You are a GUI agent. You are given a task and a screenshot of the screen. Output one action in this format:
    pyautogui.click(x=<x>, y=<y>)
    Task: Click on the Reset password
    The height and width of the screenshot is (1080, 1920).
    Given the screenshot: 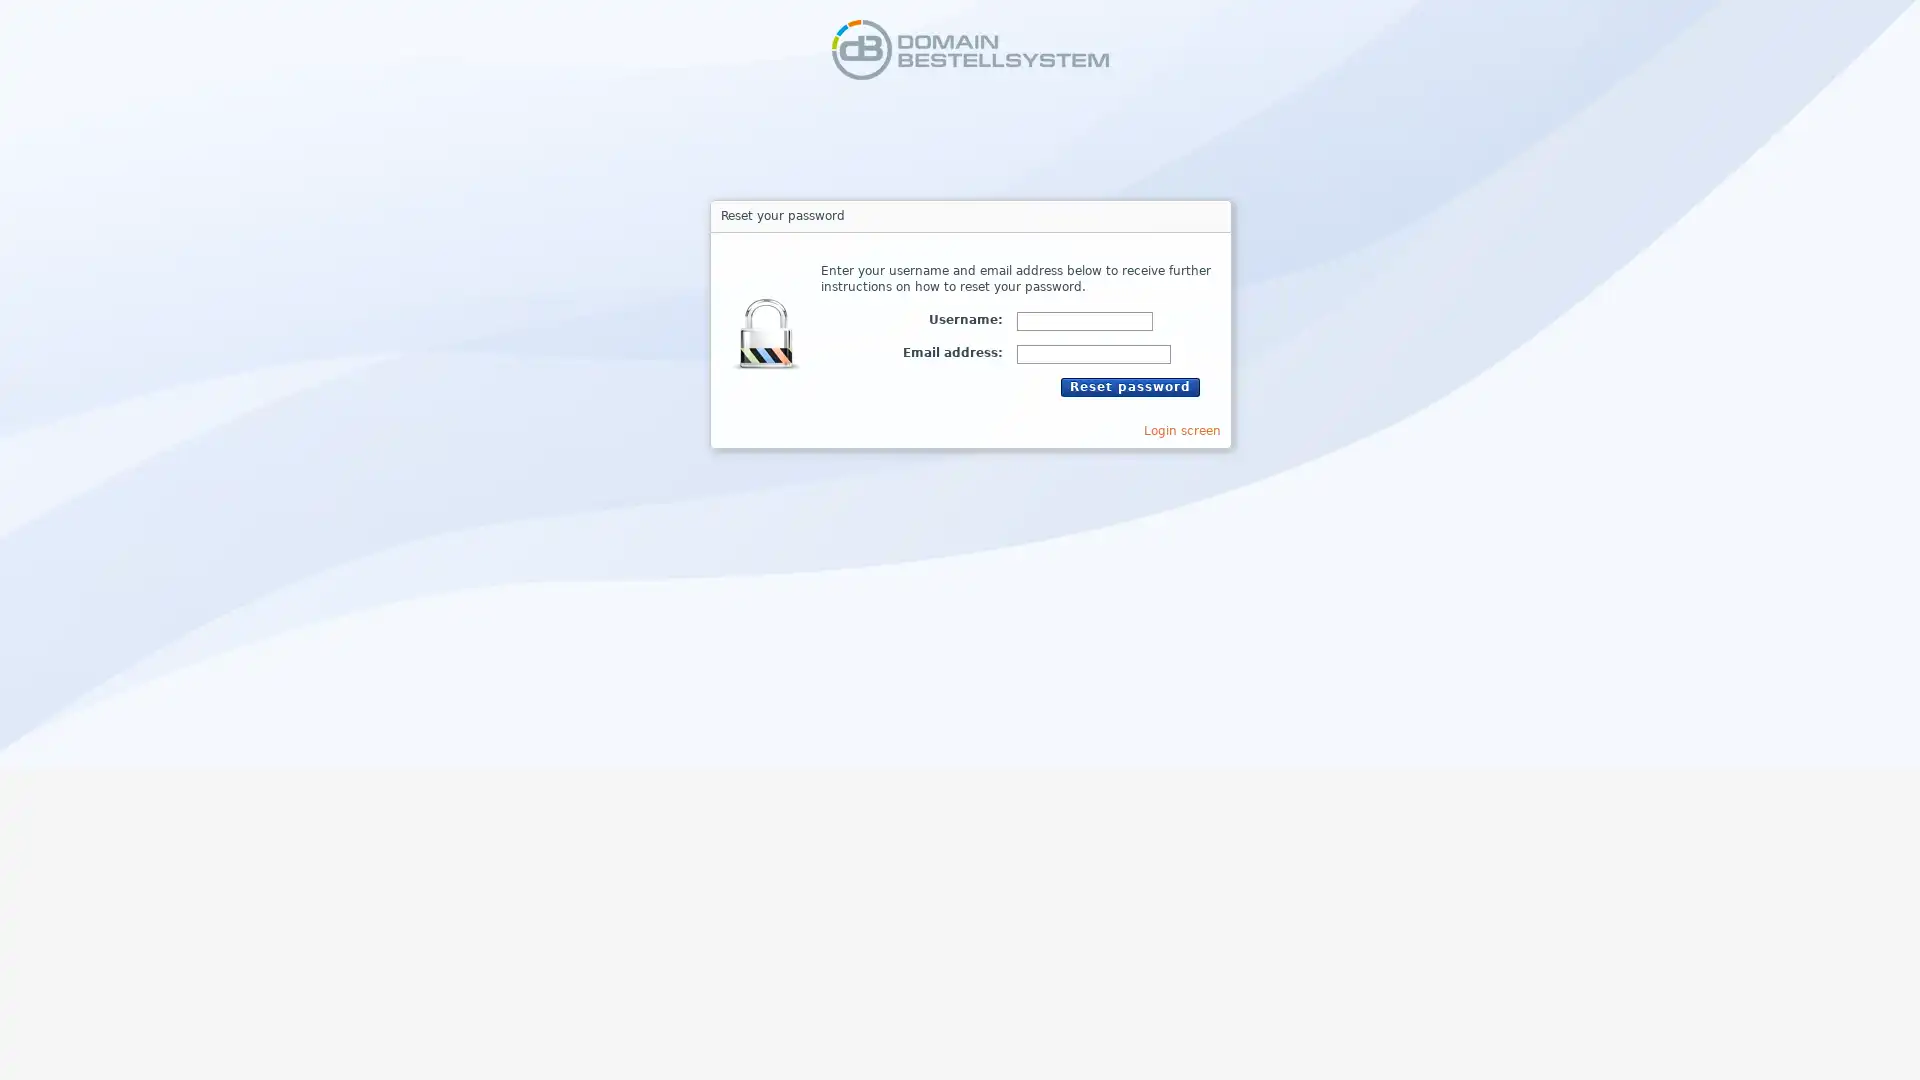 What is the action you would take?
    pyautogui.click(x=1129, y=386)
    